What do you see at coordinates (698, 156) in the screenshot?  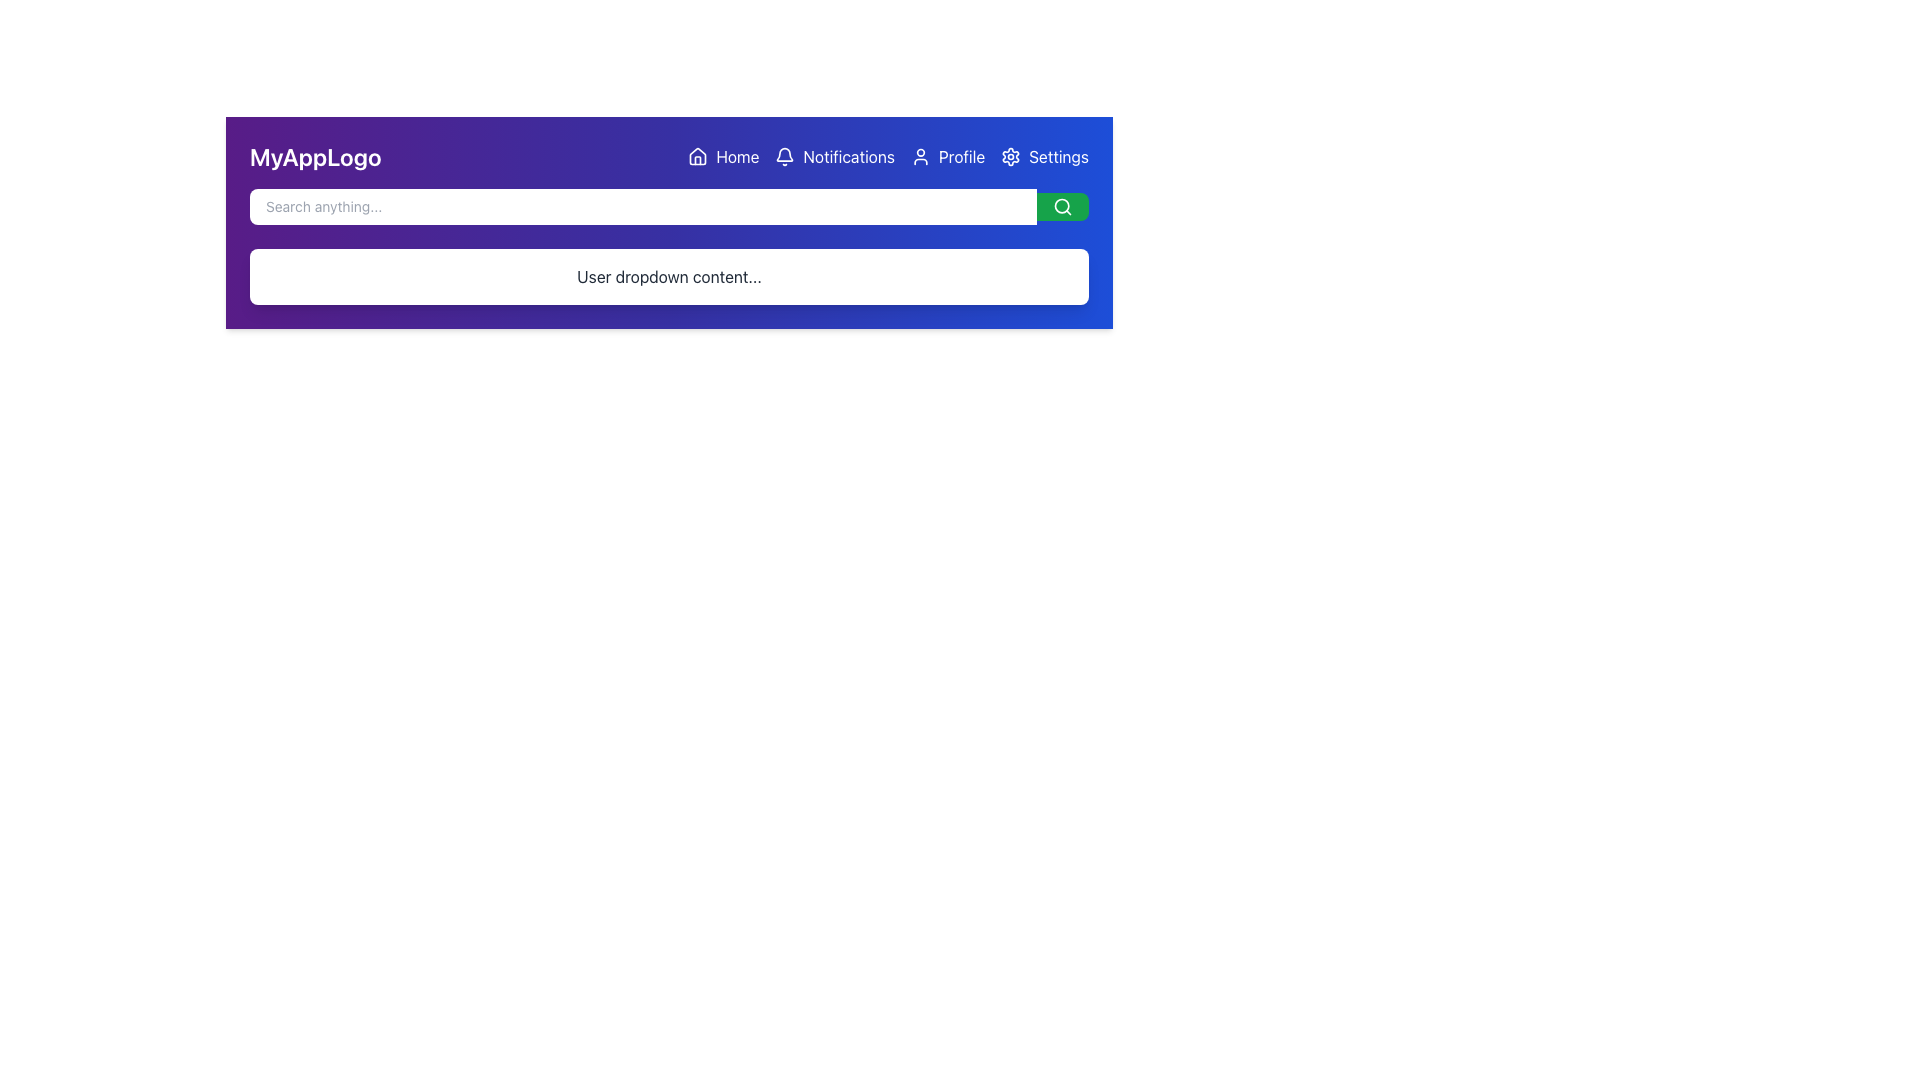 I see `the house icon located in the navigation bar, to the left of the 'Home' label` at bounding box center [698, 156].